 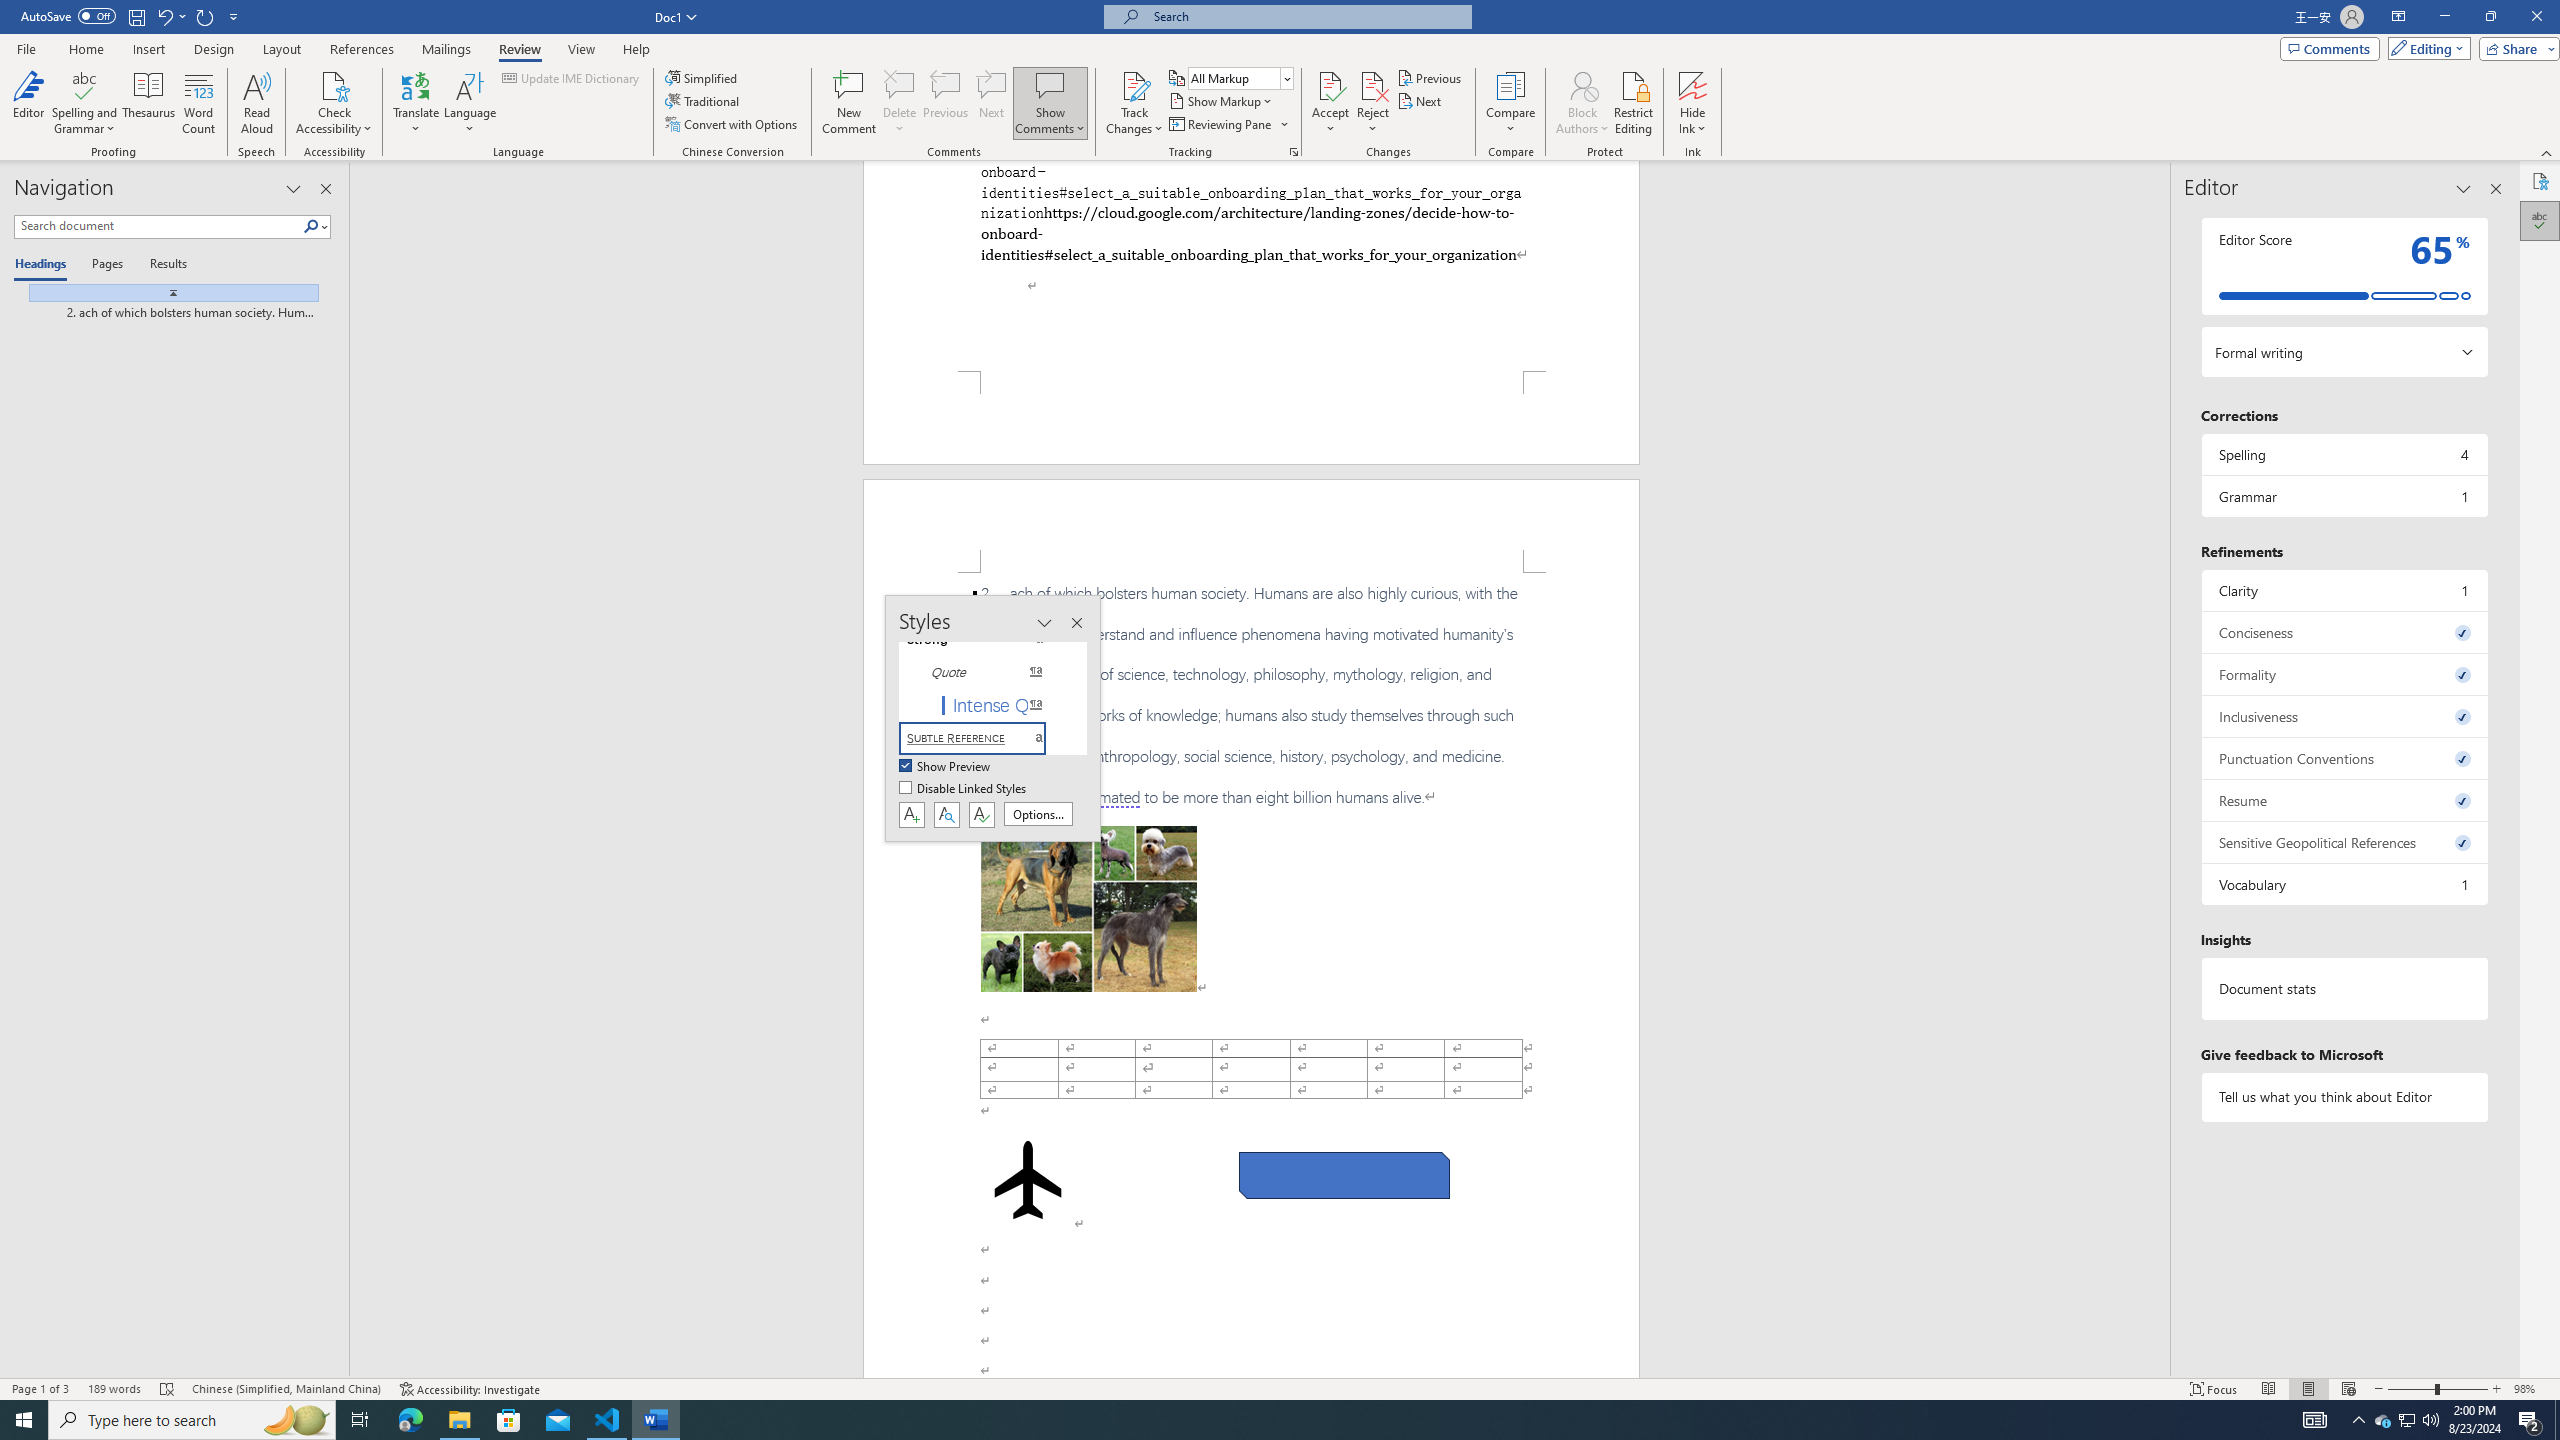 I want to click on 'Delete', so click(x=898, y=103).